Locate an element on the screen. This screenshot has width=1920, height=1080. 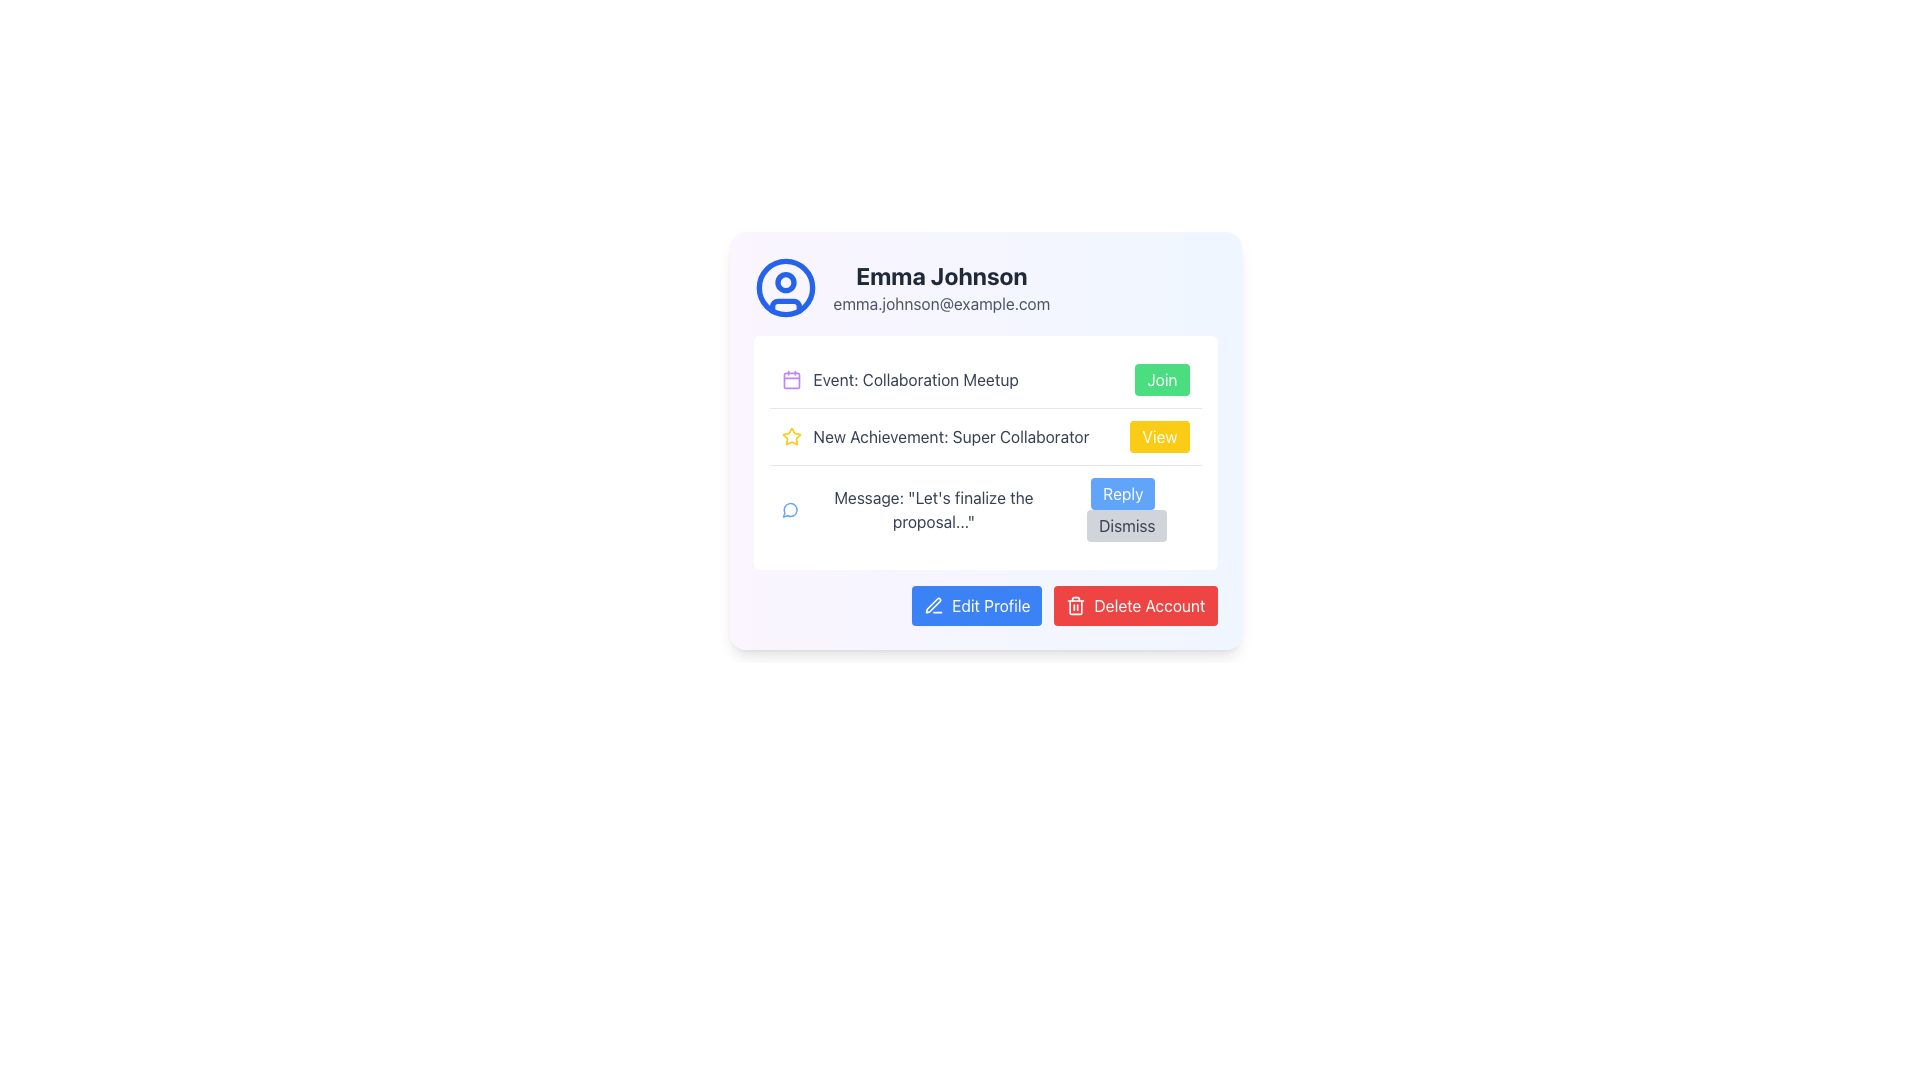
the informational Text Label that displays message content, located centrally below the title and email address, with a speech bubble icon to its left and action buttons 'Reply' and 'Dismiss' to its right is located at coordinates (932, 508).